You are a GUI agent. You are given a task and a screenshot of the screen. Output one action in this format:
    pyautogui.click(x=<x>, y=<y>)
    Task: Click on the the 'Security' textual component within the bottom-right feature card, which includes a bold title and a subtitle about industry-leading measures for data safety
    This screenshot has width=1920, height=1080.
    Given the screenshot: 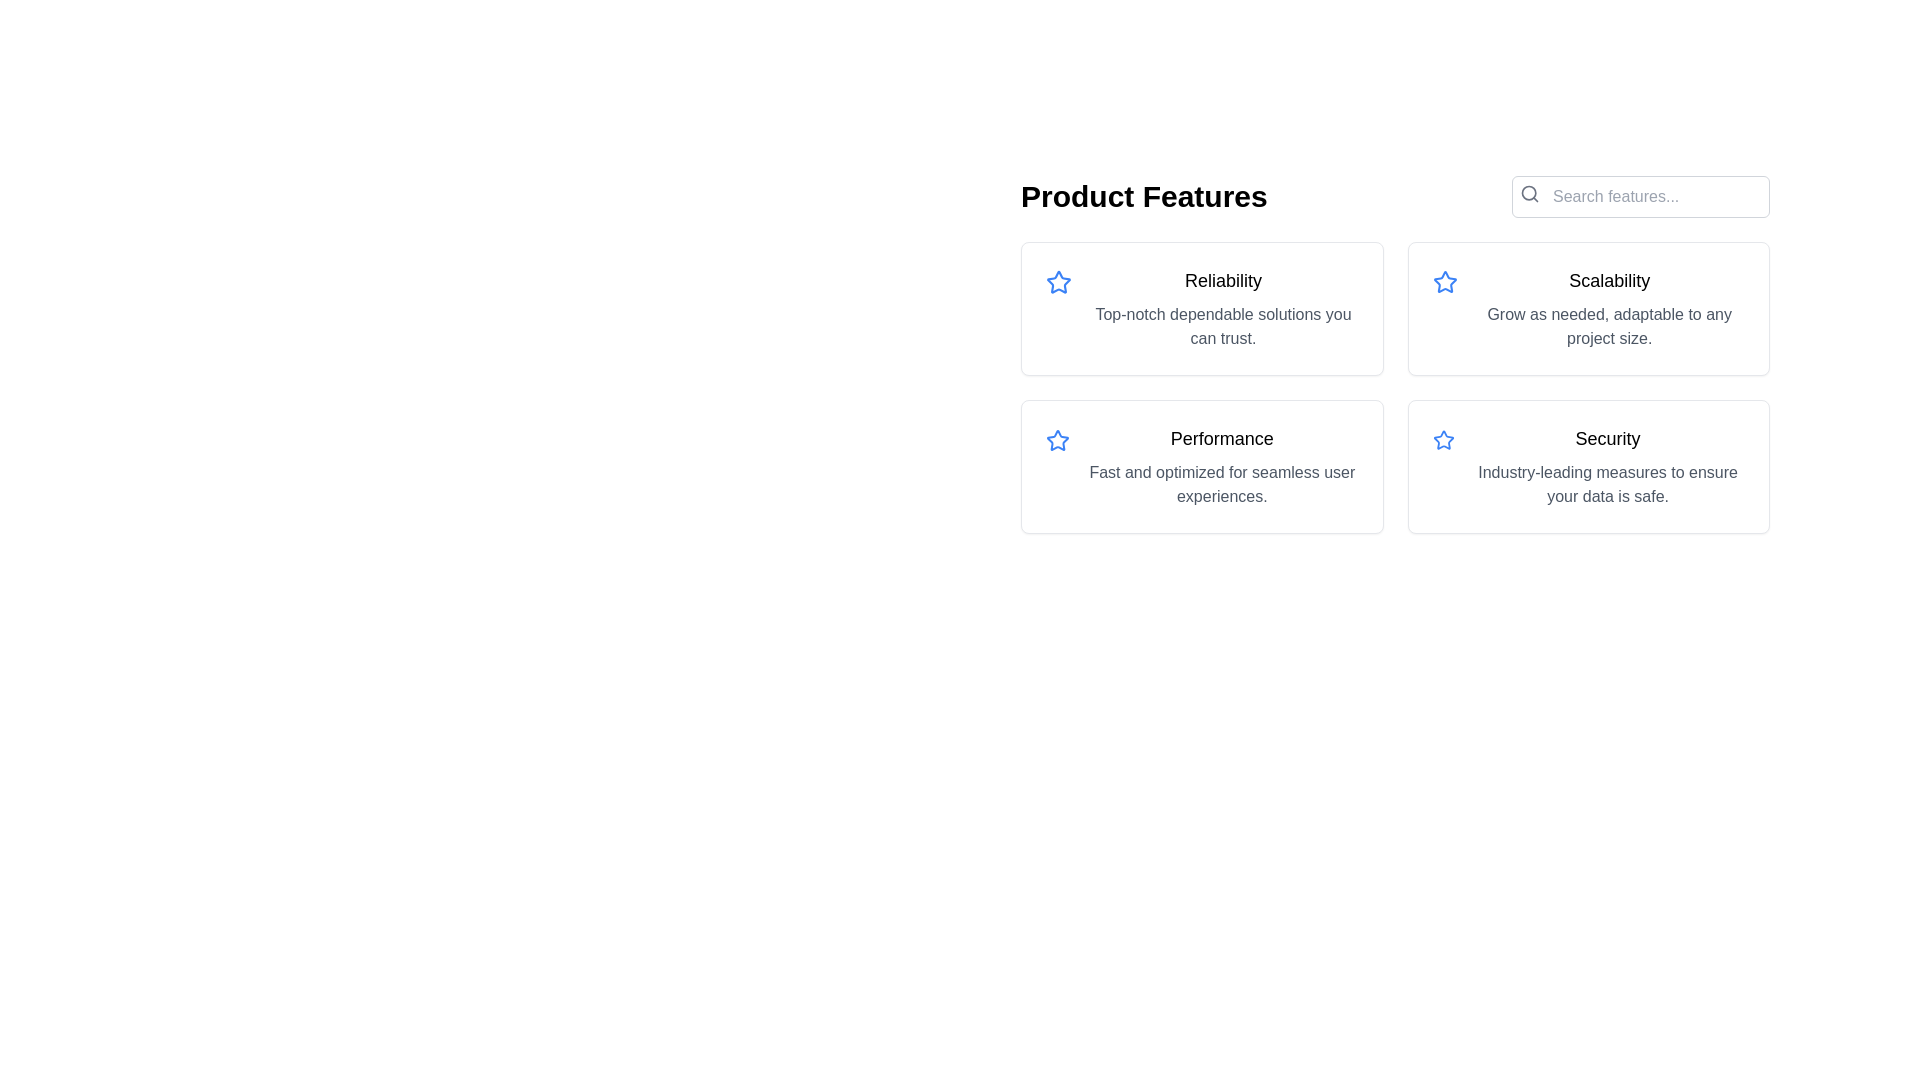 What is the action you would take?
    pyautogui.click(x=1608, y=466)
    